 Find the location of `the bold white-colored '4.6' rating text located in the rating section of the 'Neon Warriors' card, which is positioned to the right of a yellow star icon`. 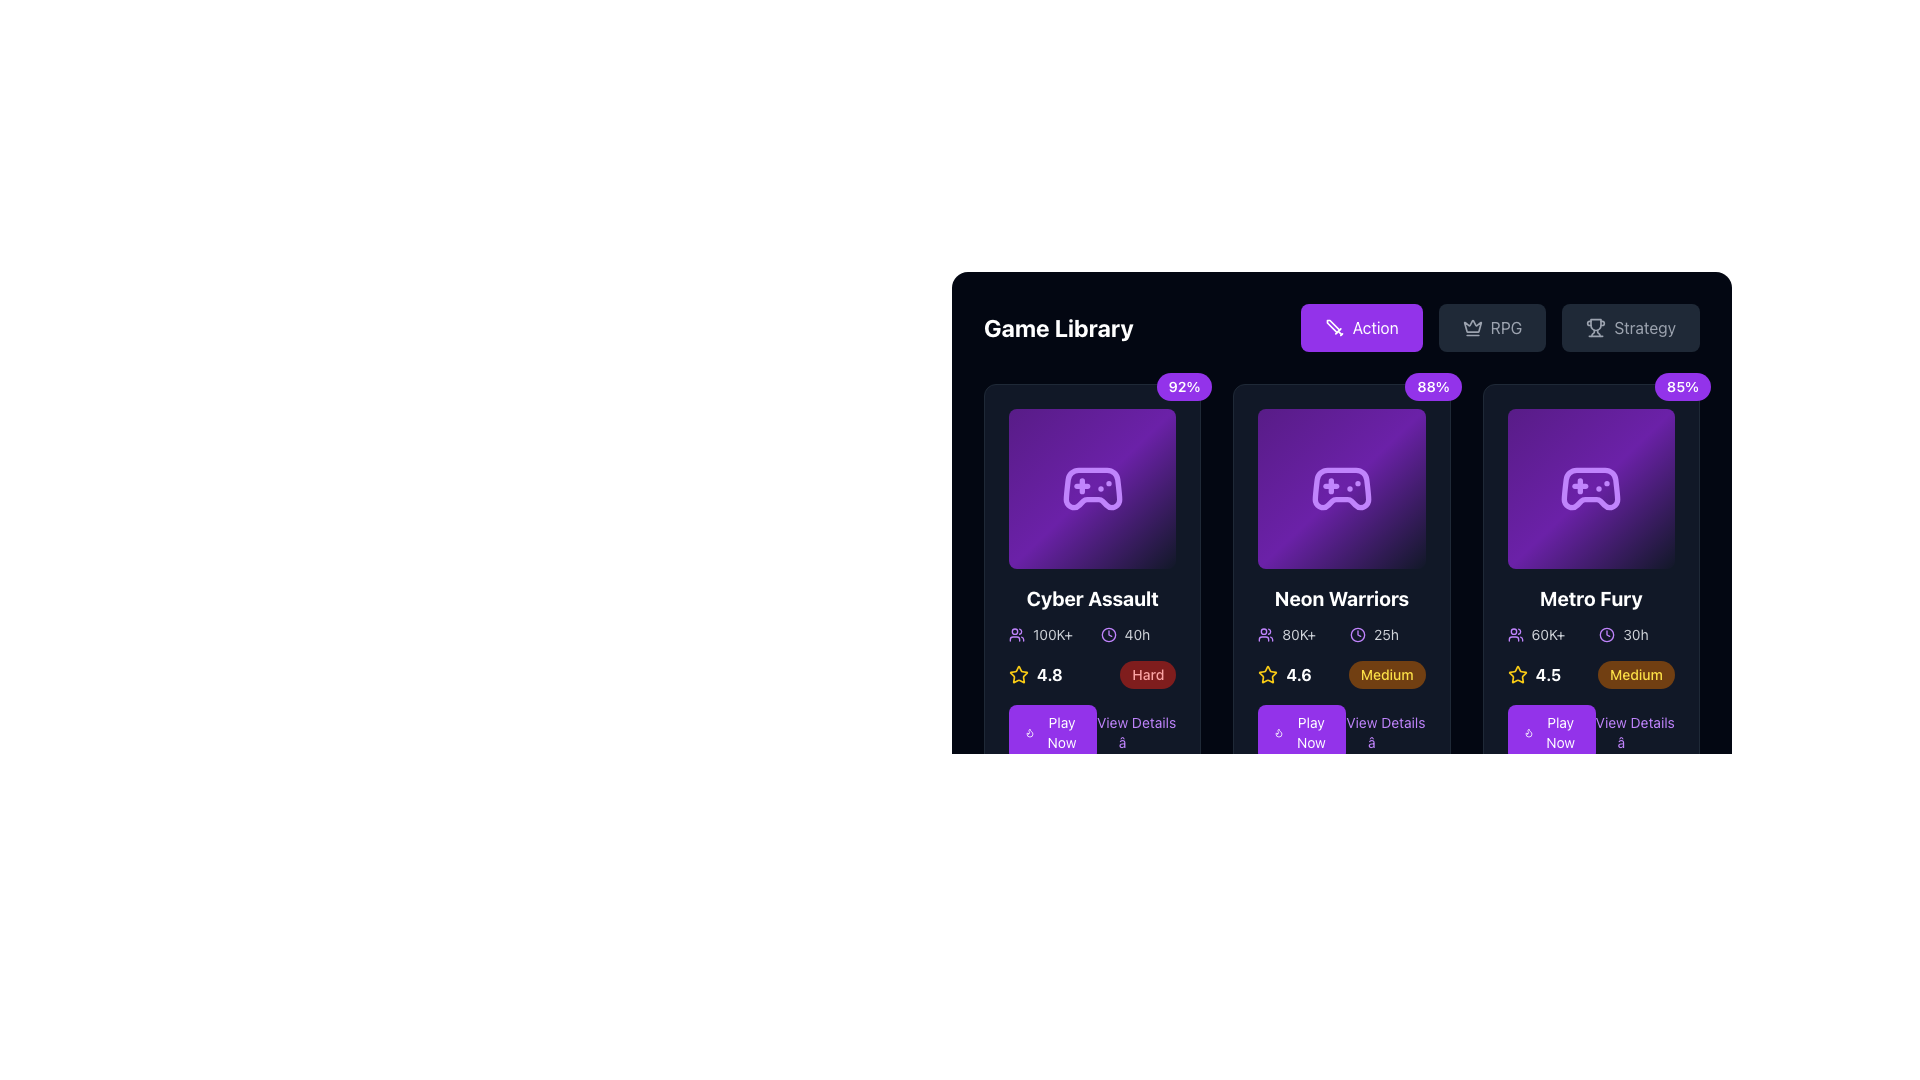

the bold white-colored '4.6' rating text located in the rating section of the 'Neon Warriors' card, which is positioned to the right of a yellow star icon is located at coordinates (1299, 675).